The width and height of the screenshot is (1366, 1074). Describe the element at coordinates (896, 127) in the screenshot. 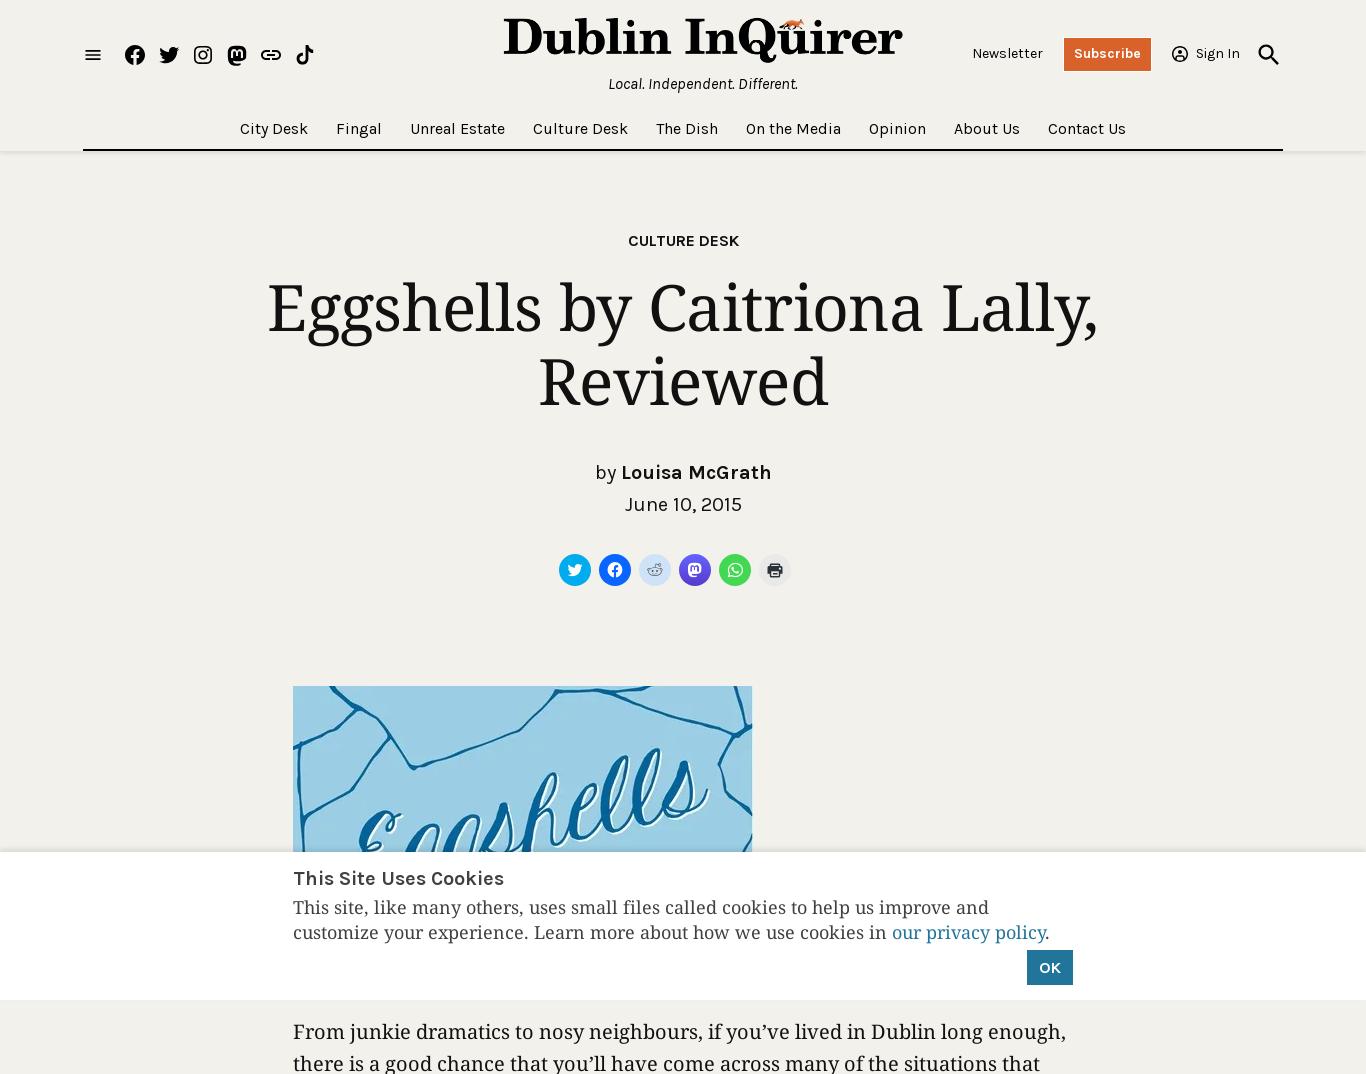

I see `'Opinion'` at that location.